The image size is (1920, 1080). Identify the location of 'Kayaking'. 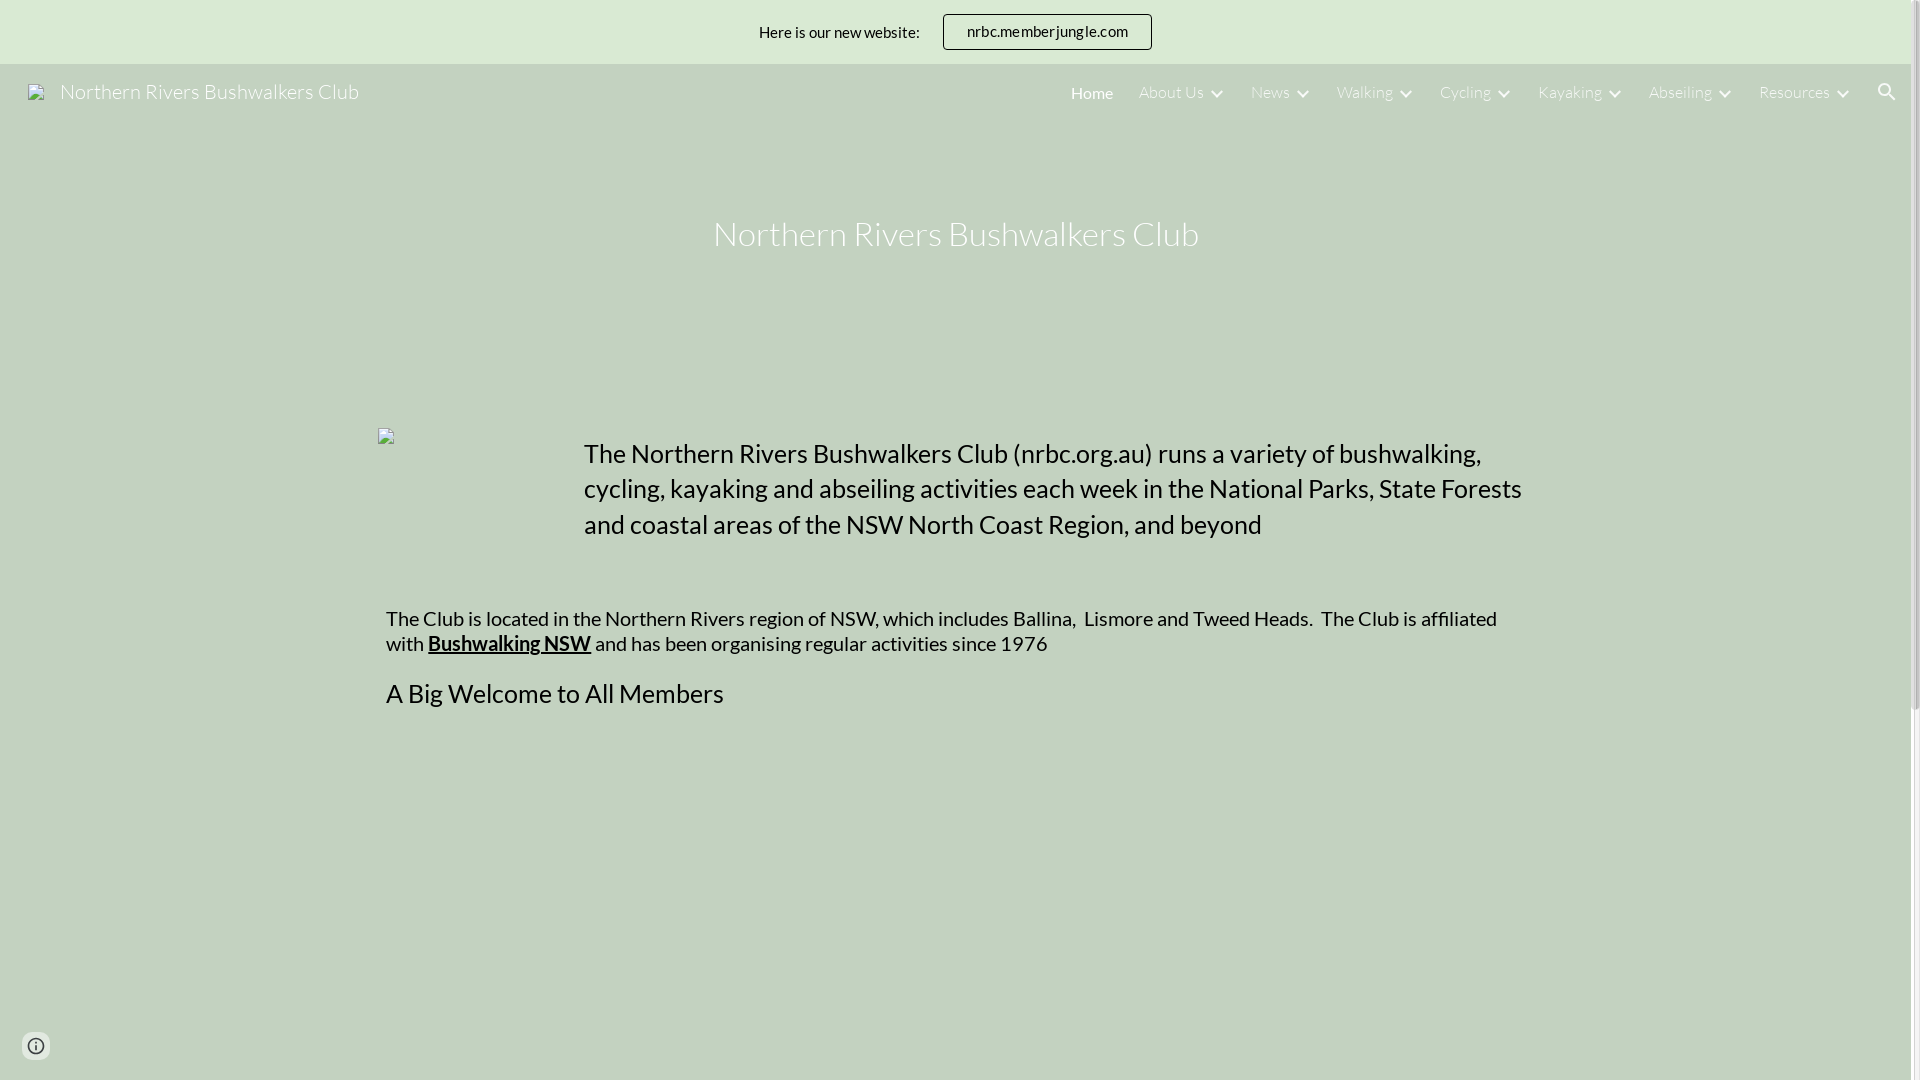
(1568, 92).